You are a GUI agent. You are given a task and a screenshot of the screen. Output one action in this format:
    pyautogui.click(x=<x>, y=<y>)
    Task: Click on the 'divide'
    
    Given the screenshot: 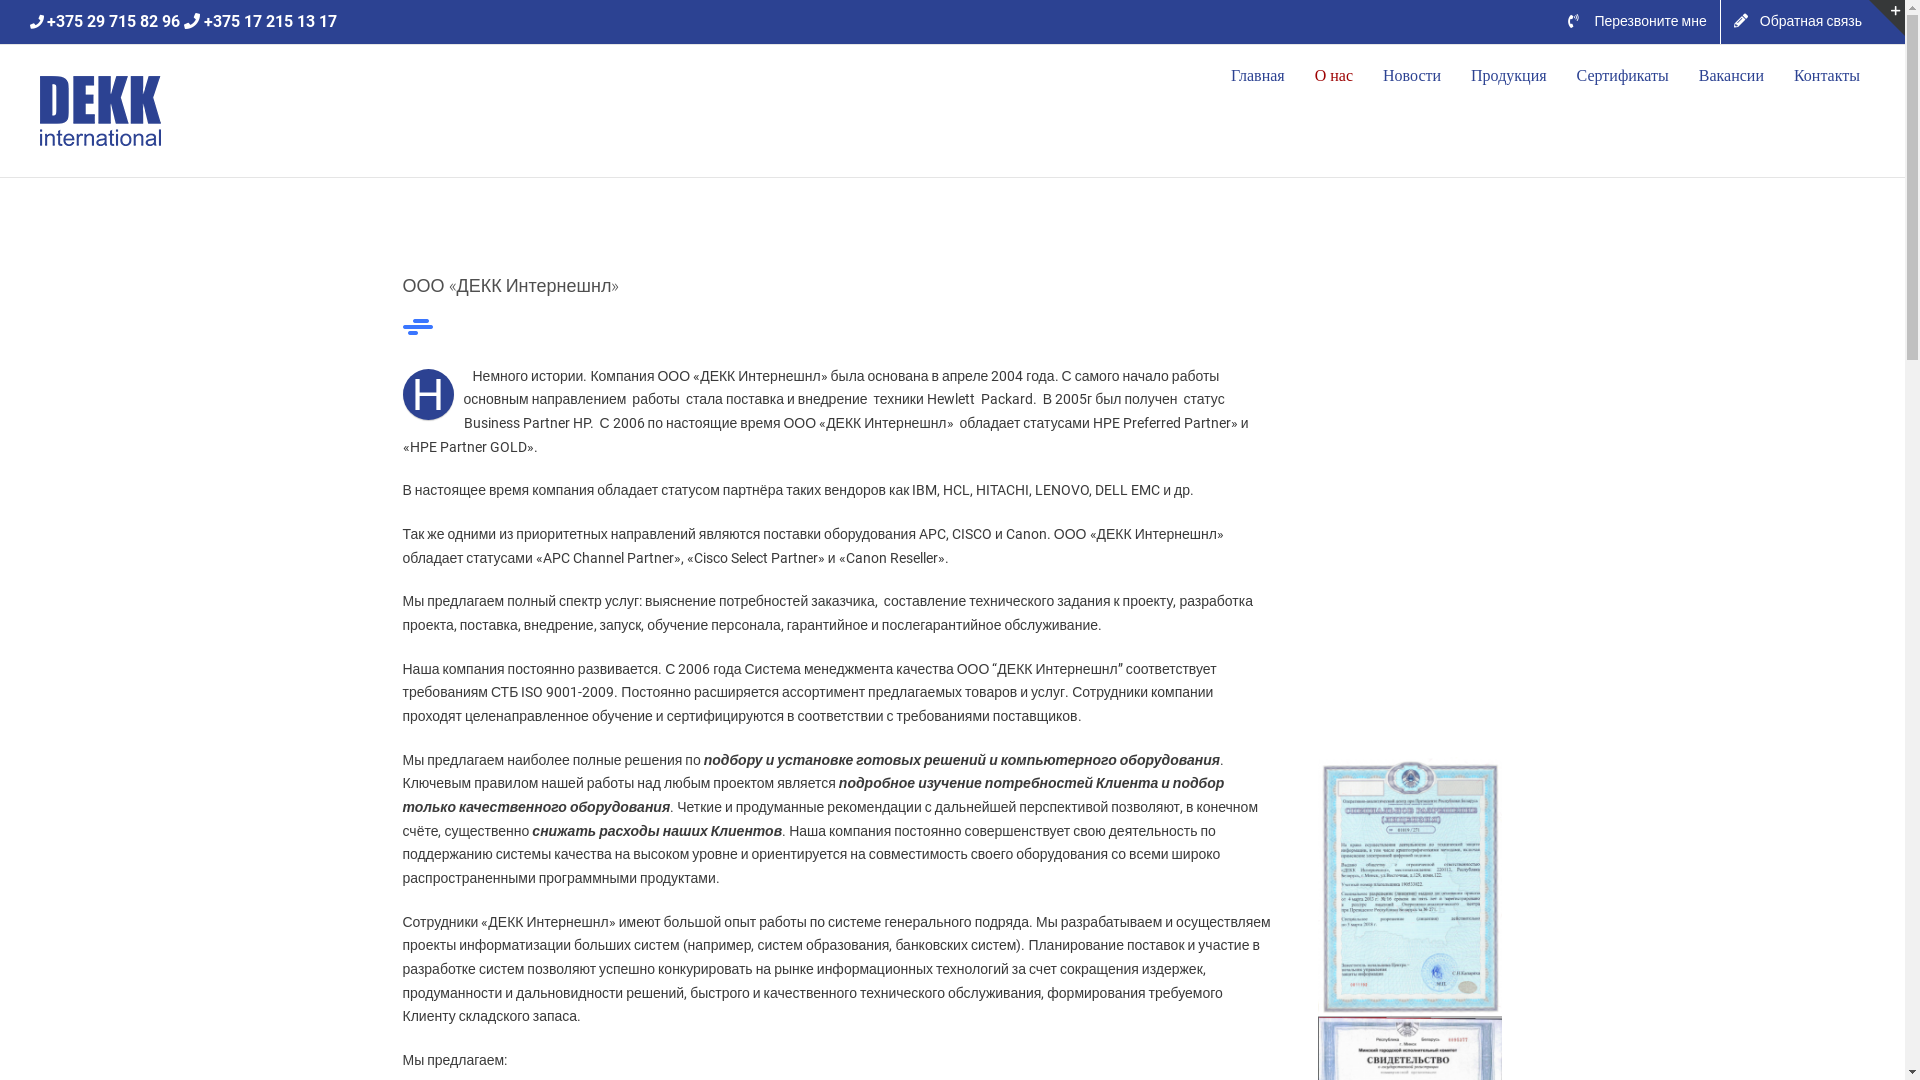 What is the action you would take?
    pyautogui.click(x=416, y=326)
    